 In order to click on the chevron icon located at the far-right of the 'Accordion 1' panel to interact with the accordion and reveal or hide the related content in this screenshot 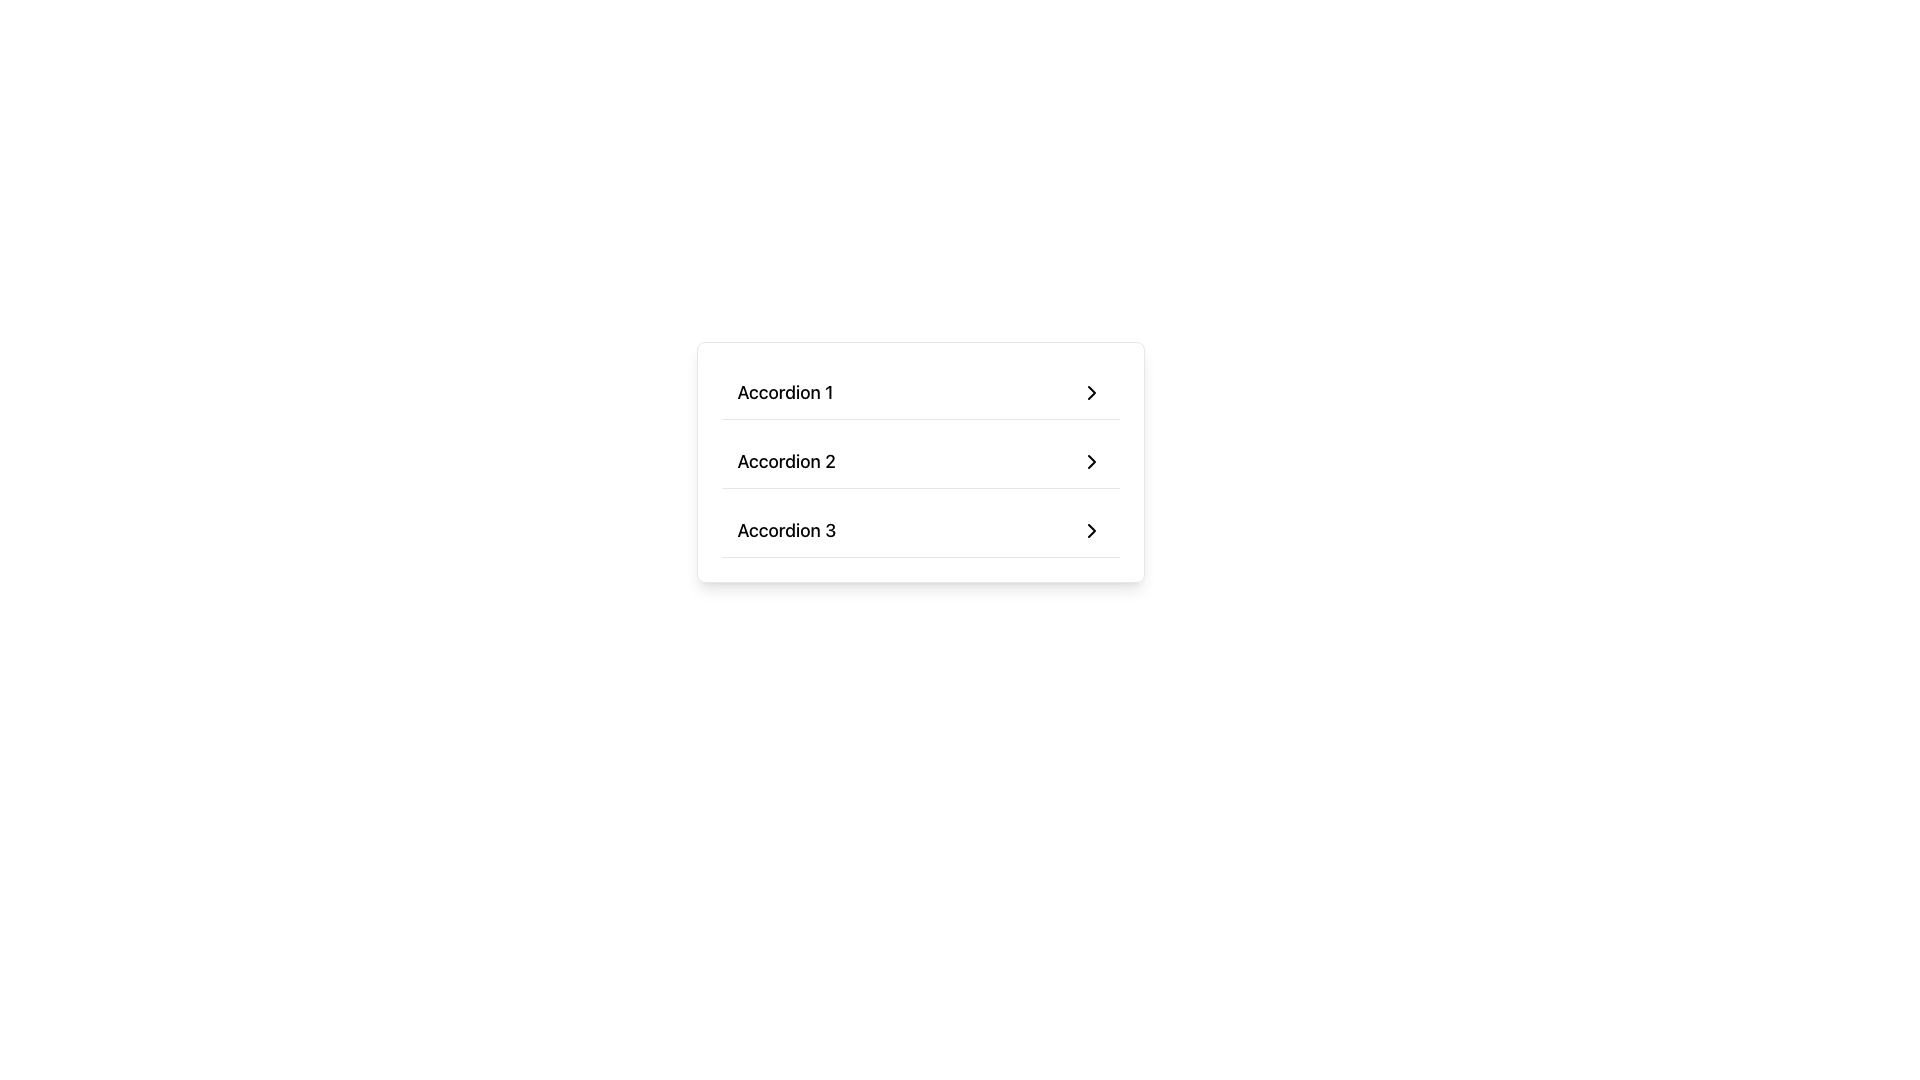, I will do `click(1090, 393)`.